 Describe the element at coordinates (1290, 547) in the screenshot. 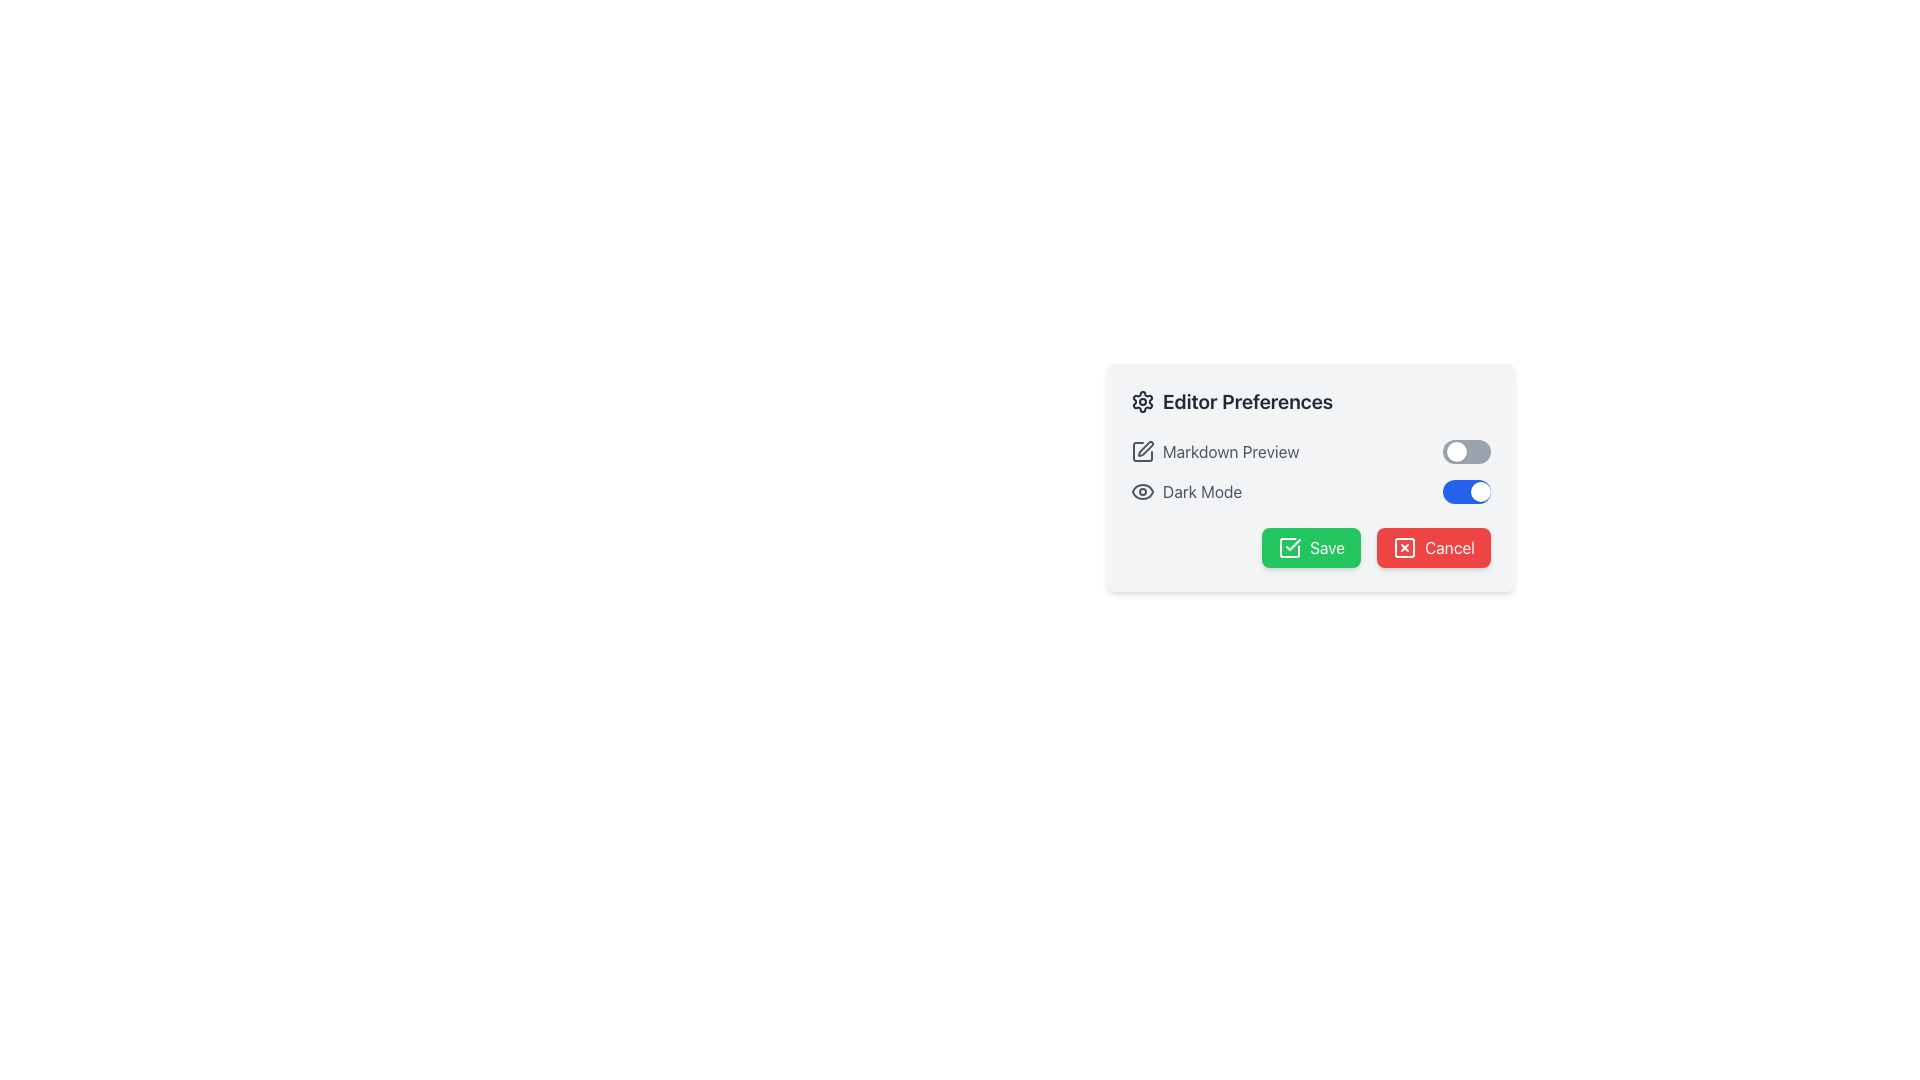

I see `the visual indicator icon located to the left of the 'Save' text within the green button in the 'Editor Preferences' modal dialog` at that location.